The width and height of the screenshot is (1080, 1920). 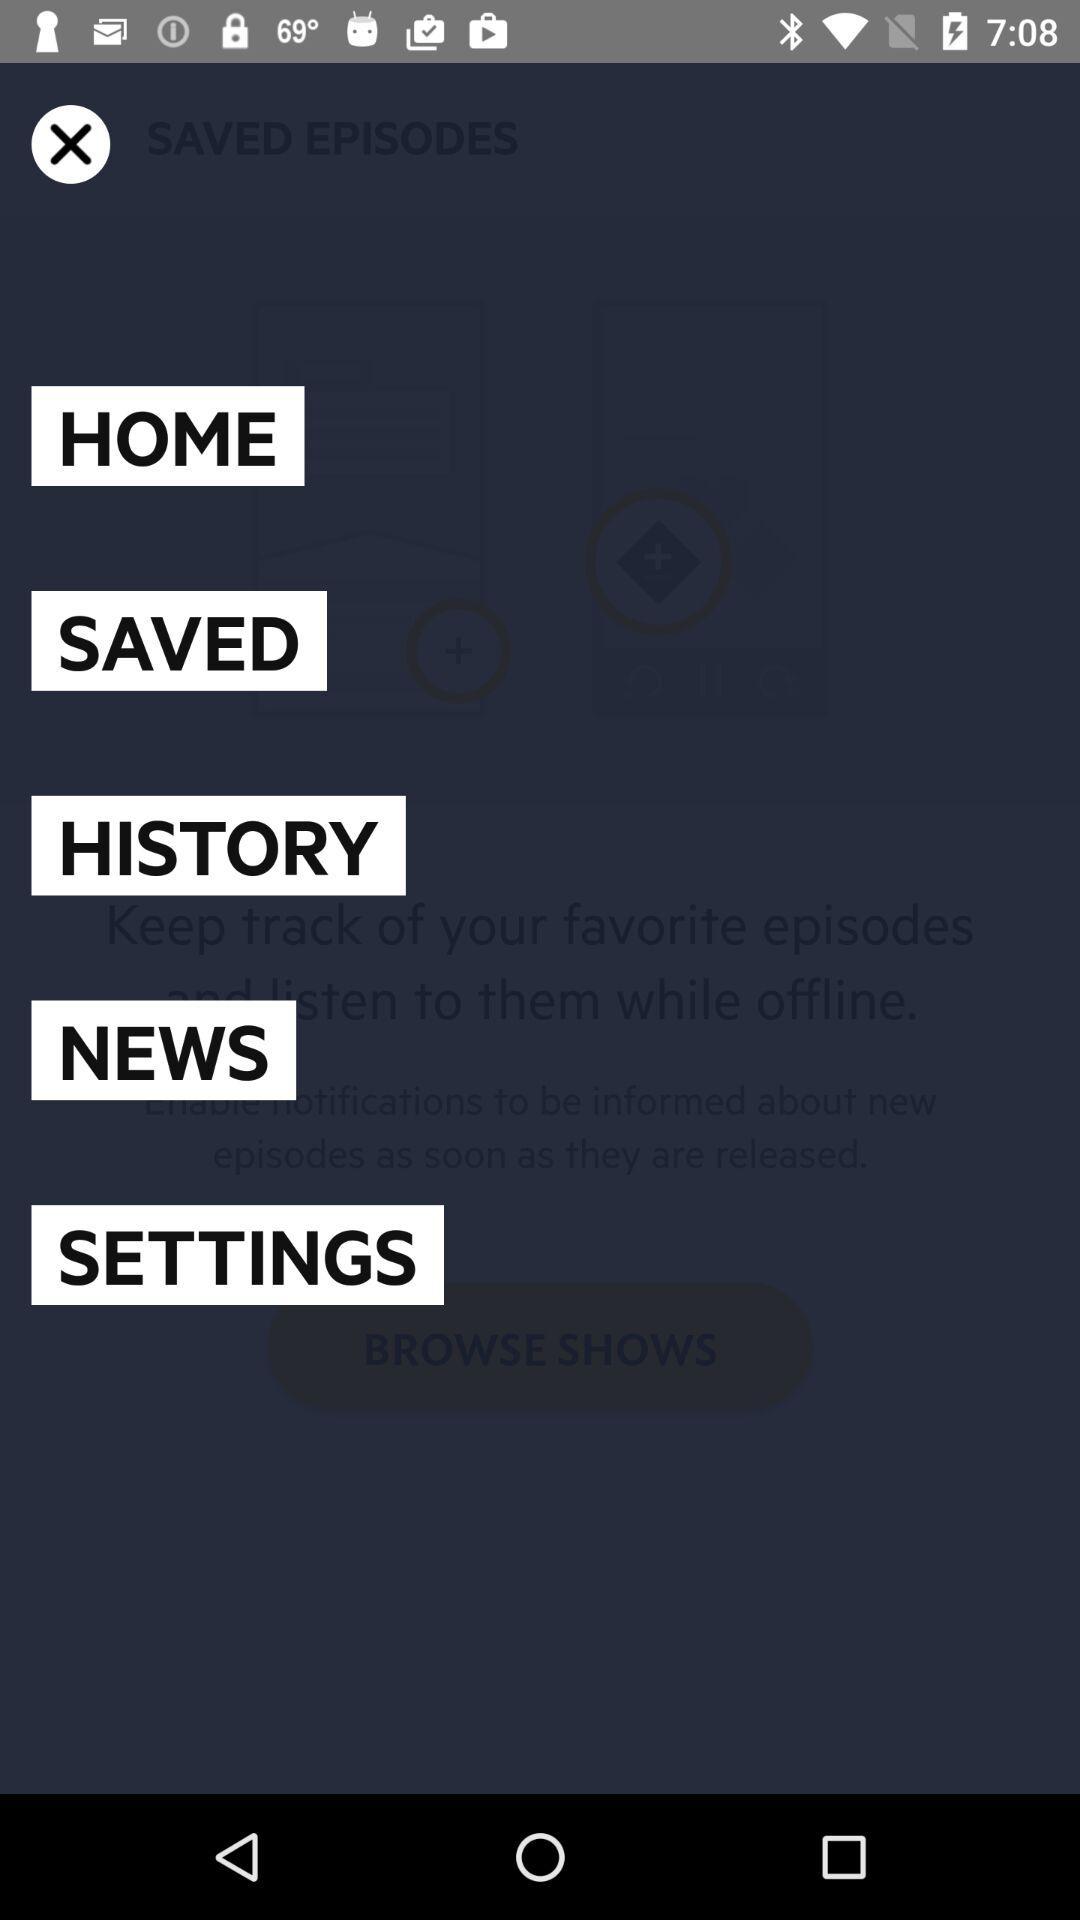 What do you see at coordinates (236, 1254) in the screenshot?
I see `item below news` at bounding box center [236, 1254].